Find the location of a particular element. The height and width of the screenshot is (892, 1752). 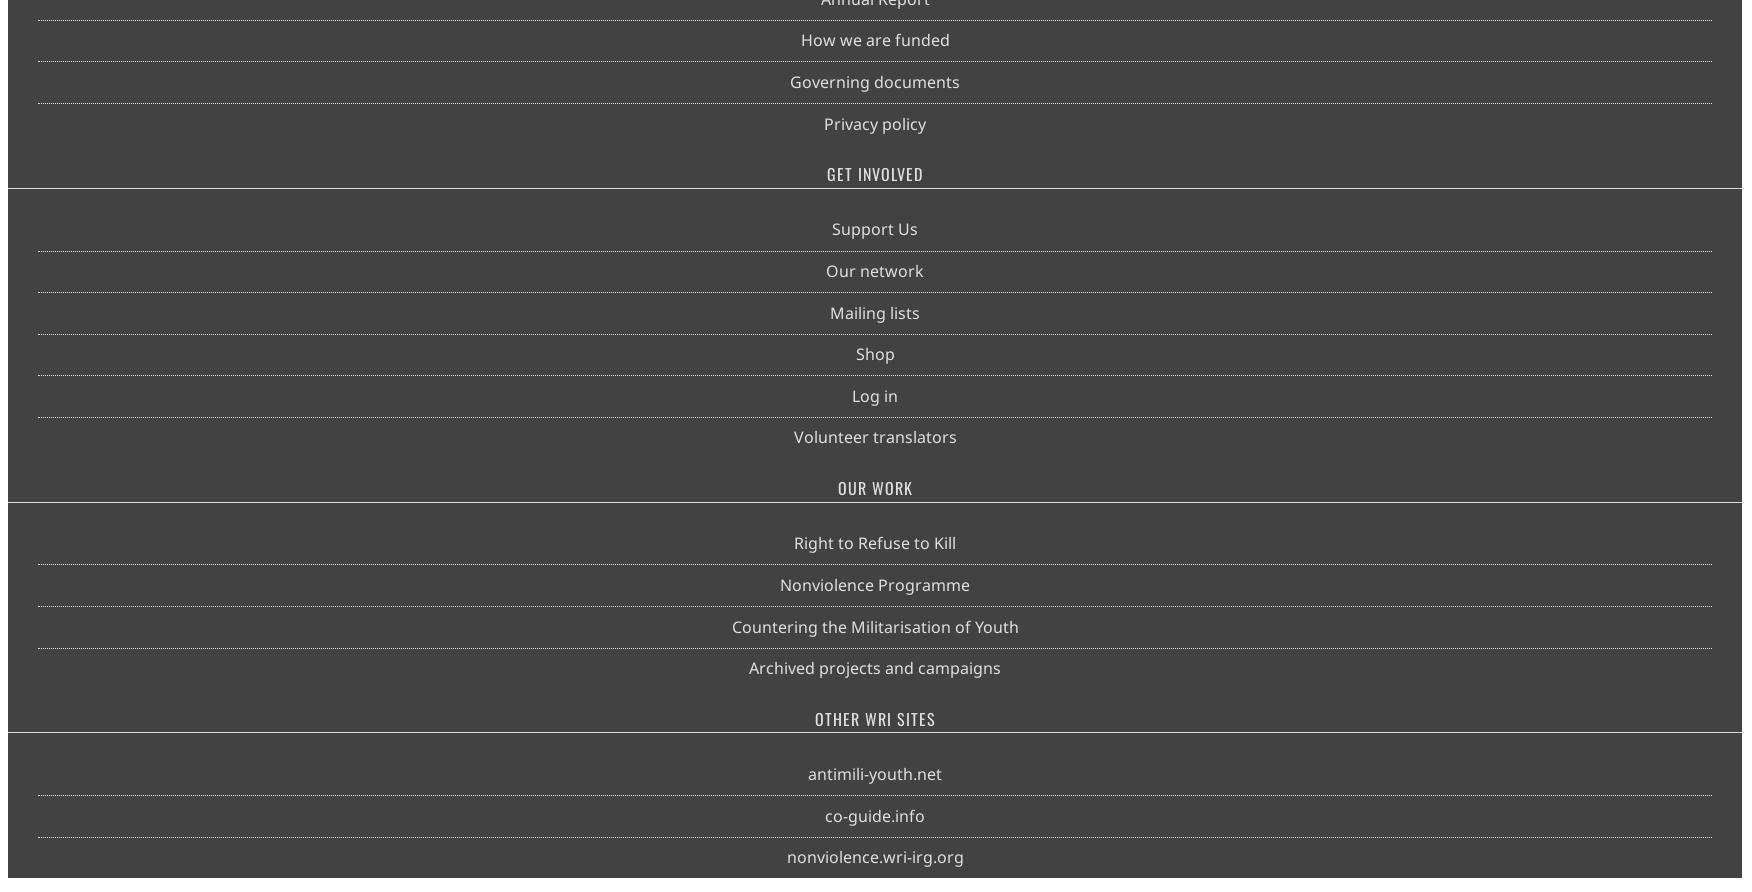

'Mailing lists' is located at coordinates (873, 312).